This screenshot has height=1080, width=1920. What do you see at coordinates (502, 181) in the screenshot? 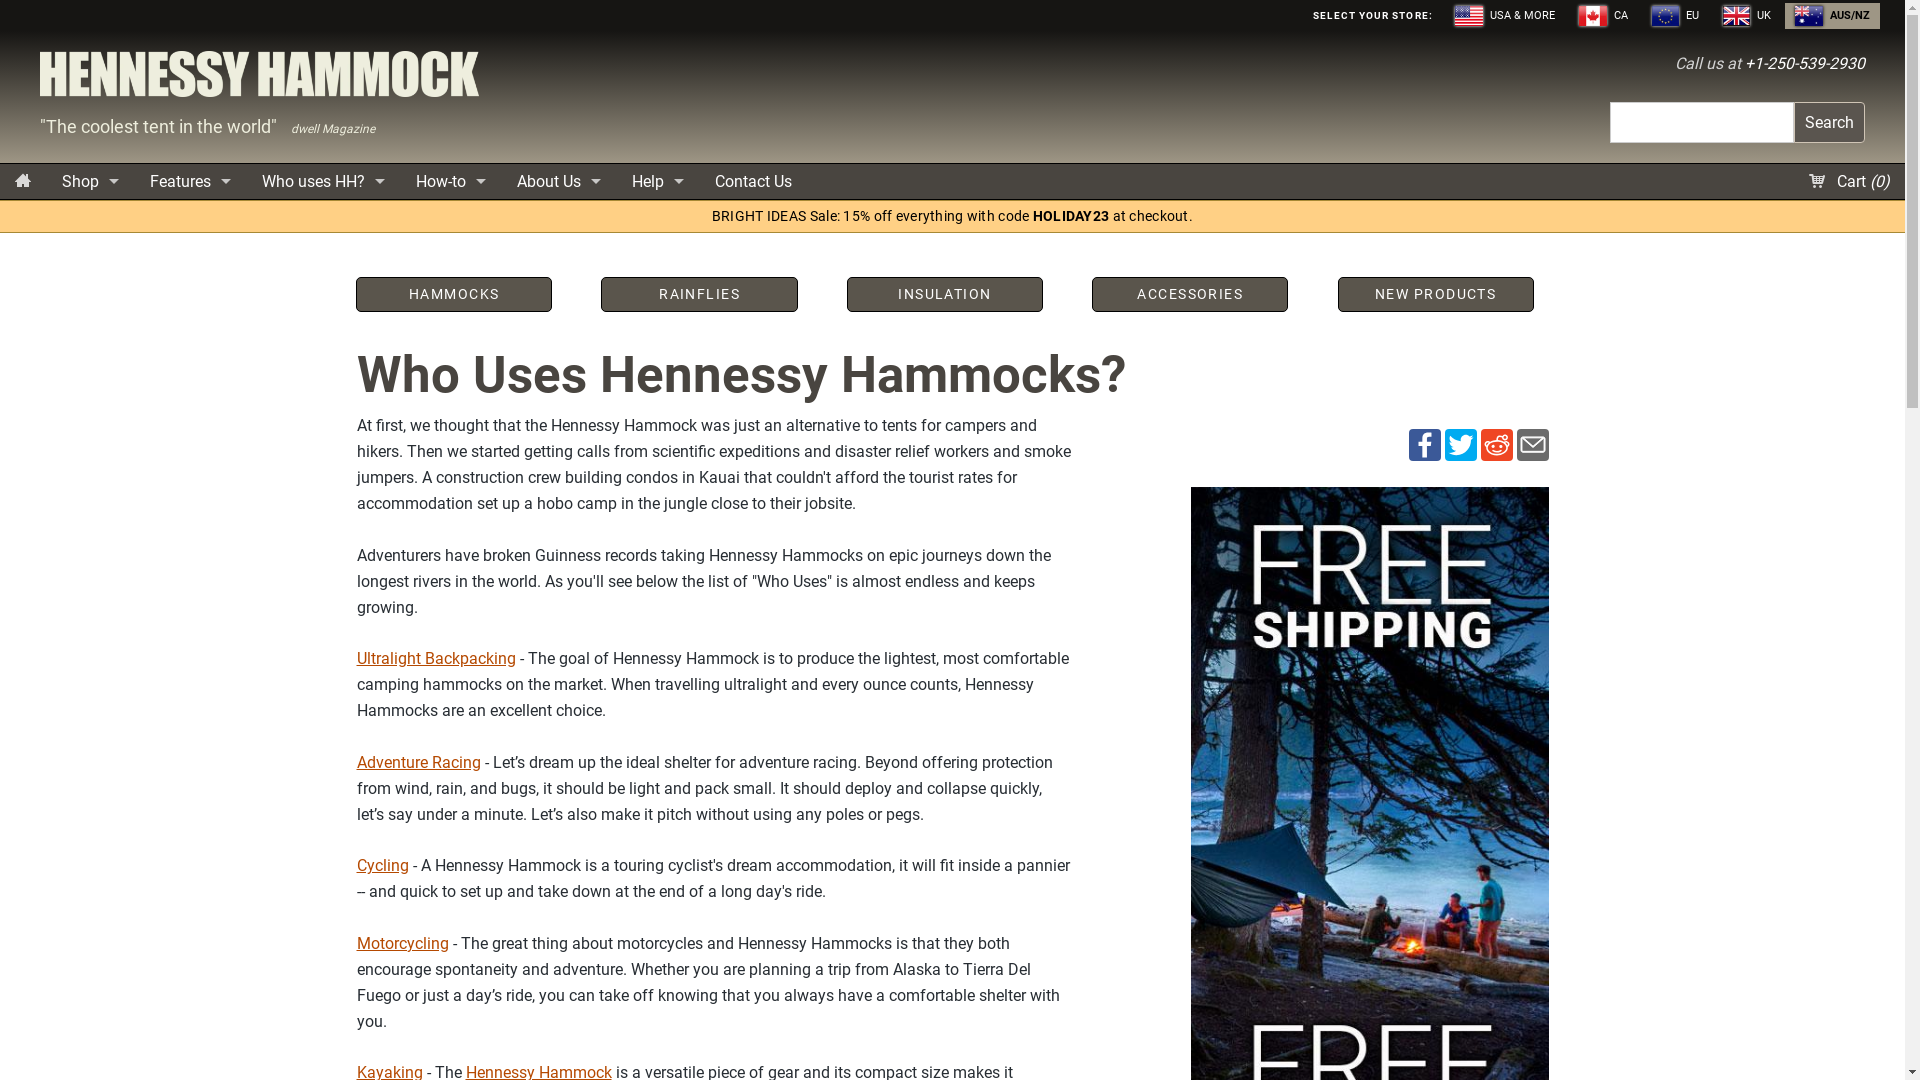
I see `'About Us'` at bounding box center [502, 181].